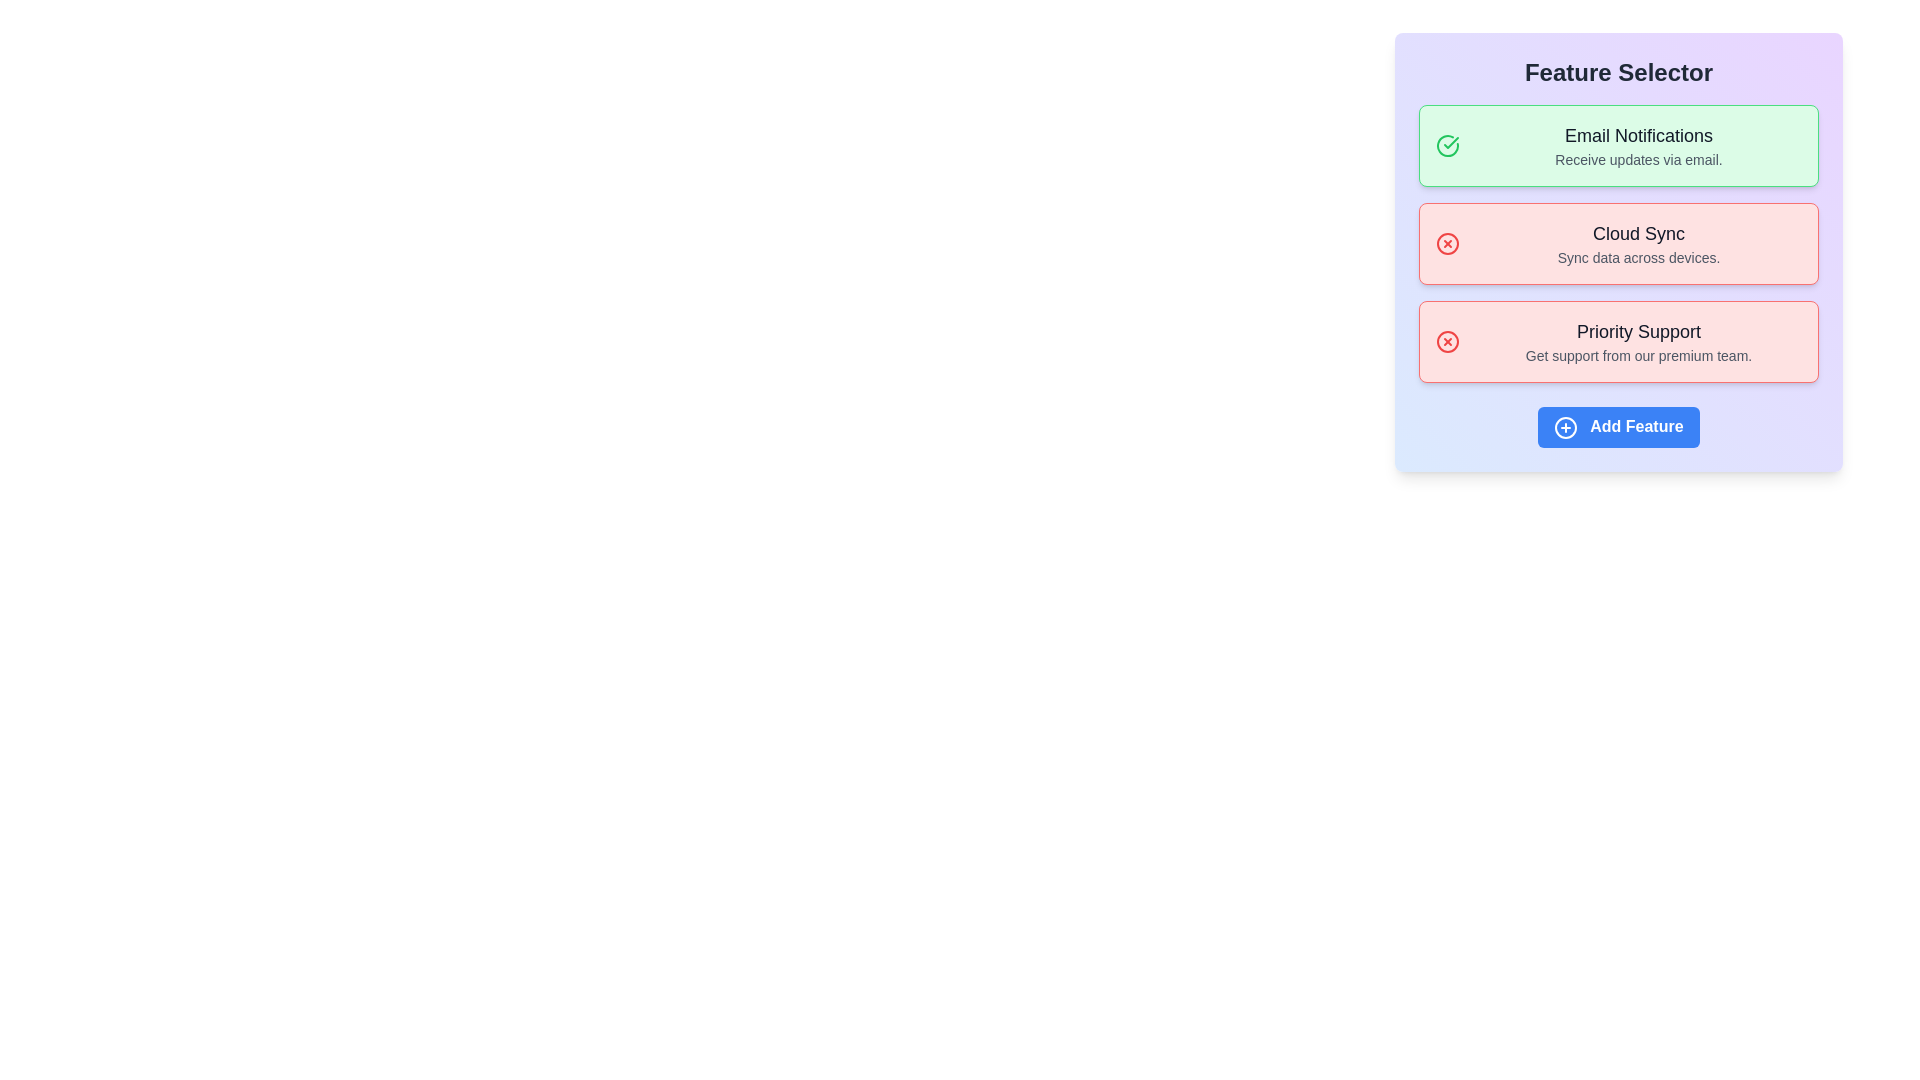  Describe the element at coordinates (1618, 242) in the screenshot. I see `the selectable option for 'Cloud Sync' located in the second position of the vertical stack within the 'Feature Selector' box` at that location.